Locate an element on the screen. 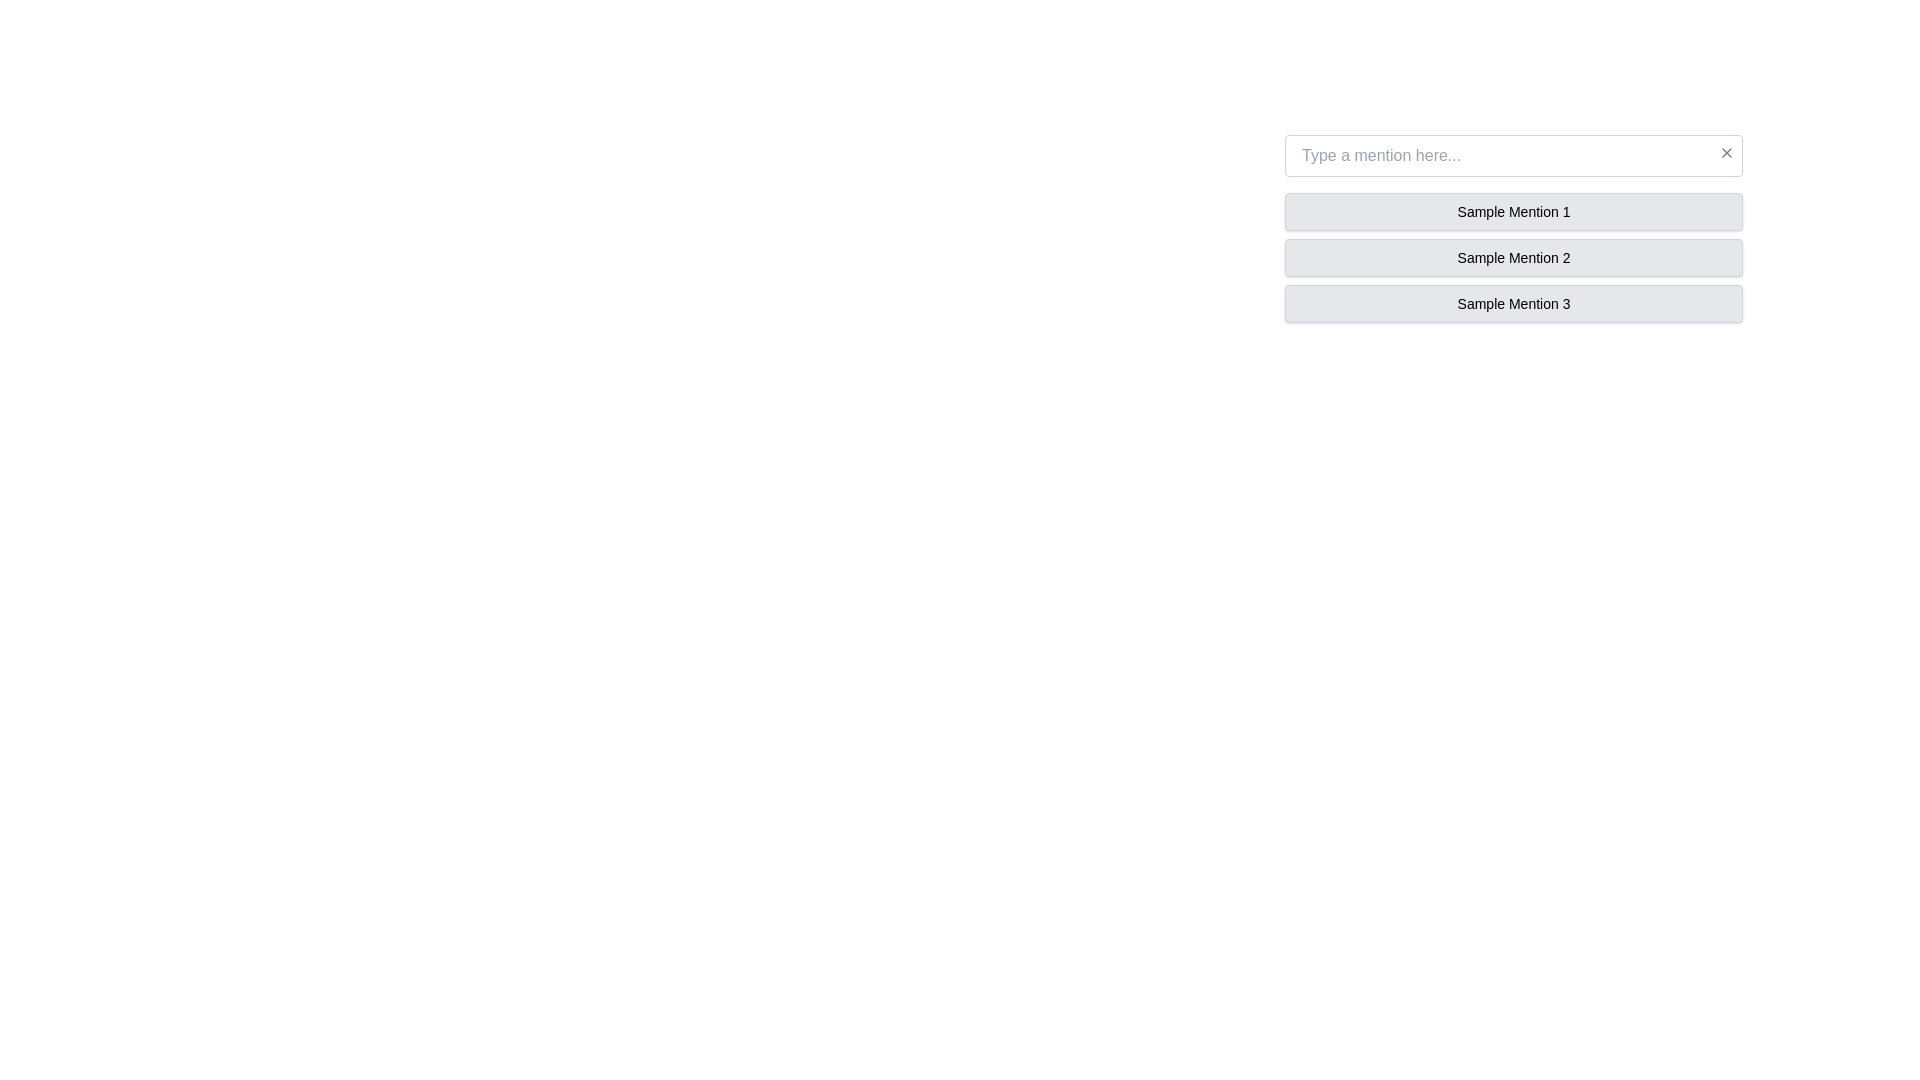 Image resolution: width=1920 pixels, height=1080 pixels. the second button-like label that is positioned under the text input field with the placeholder 'Type a mention here...'. This button represents a selectable mention, displaying 'Sample Mention 2' is located at coordinates (1513, 257).